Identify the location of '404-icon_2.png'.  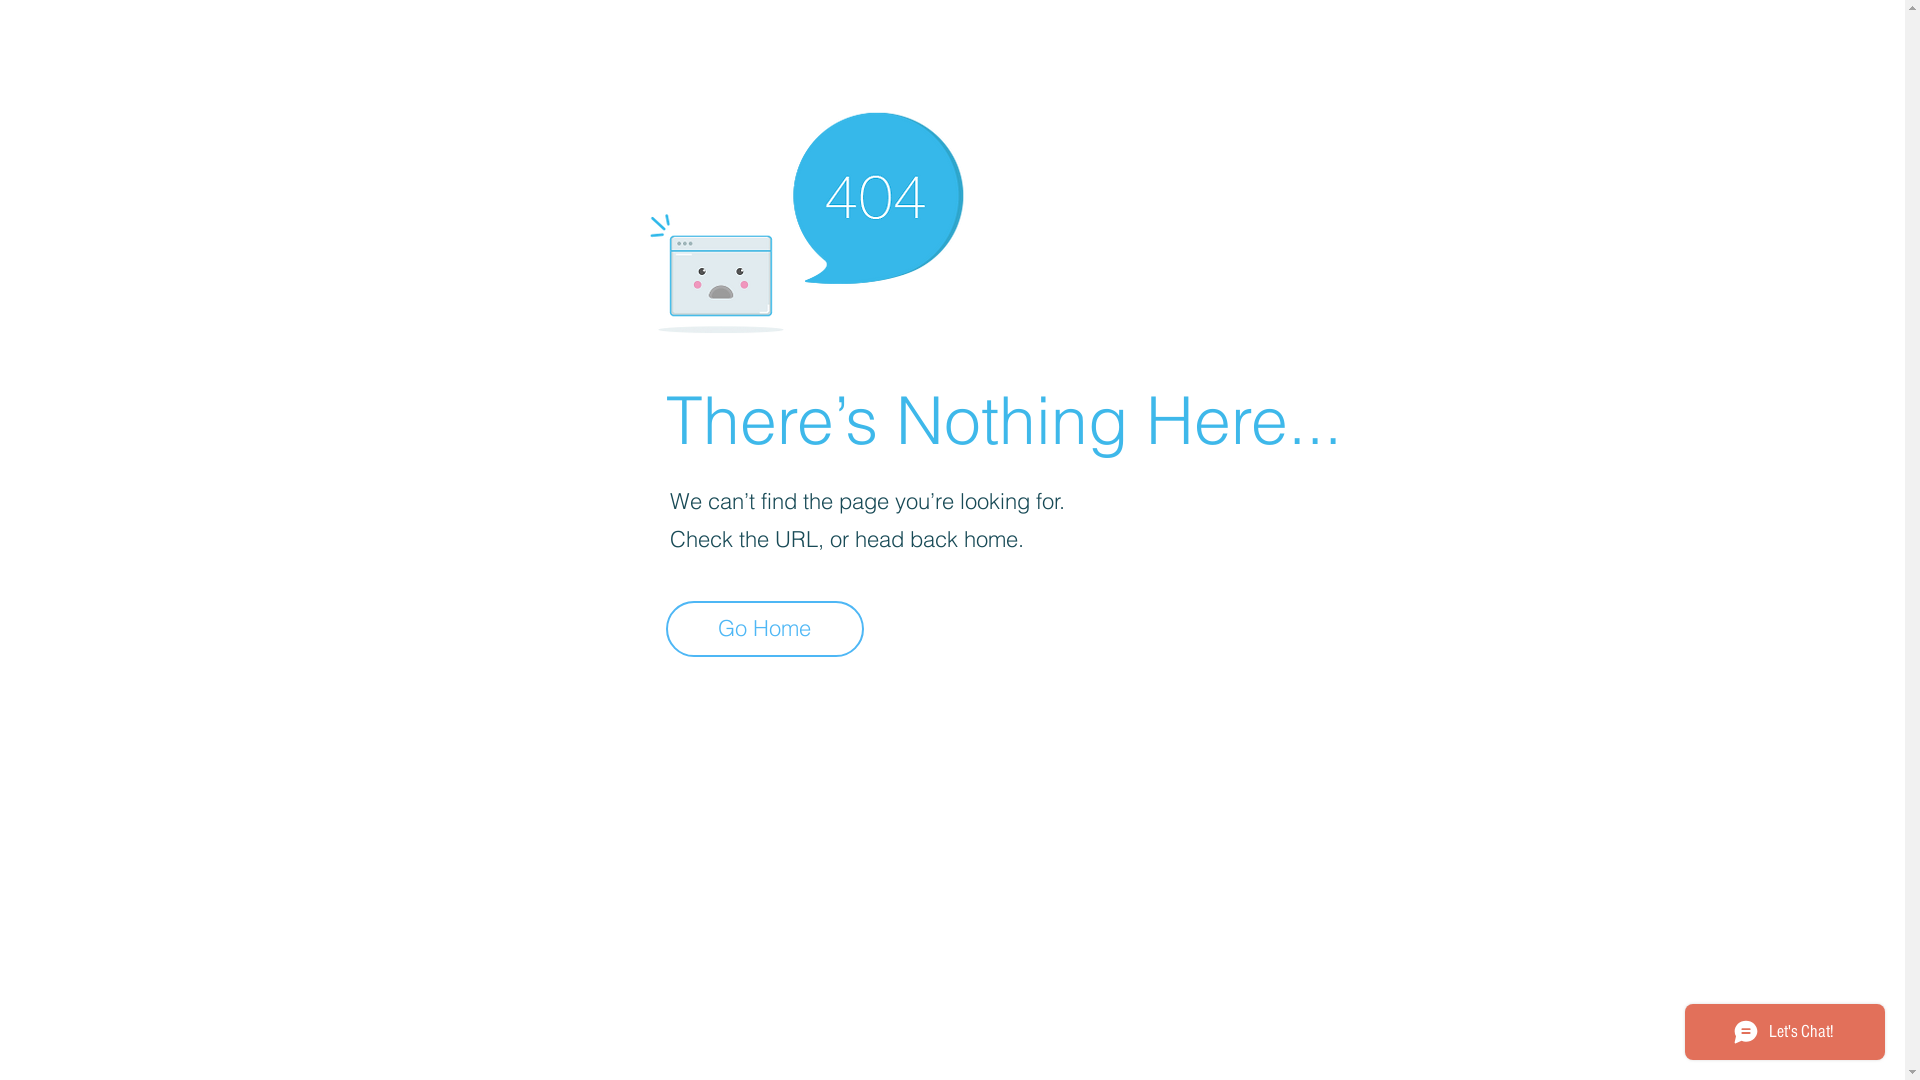
(805, 217).